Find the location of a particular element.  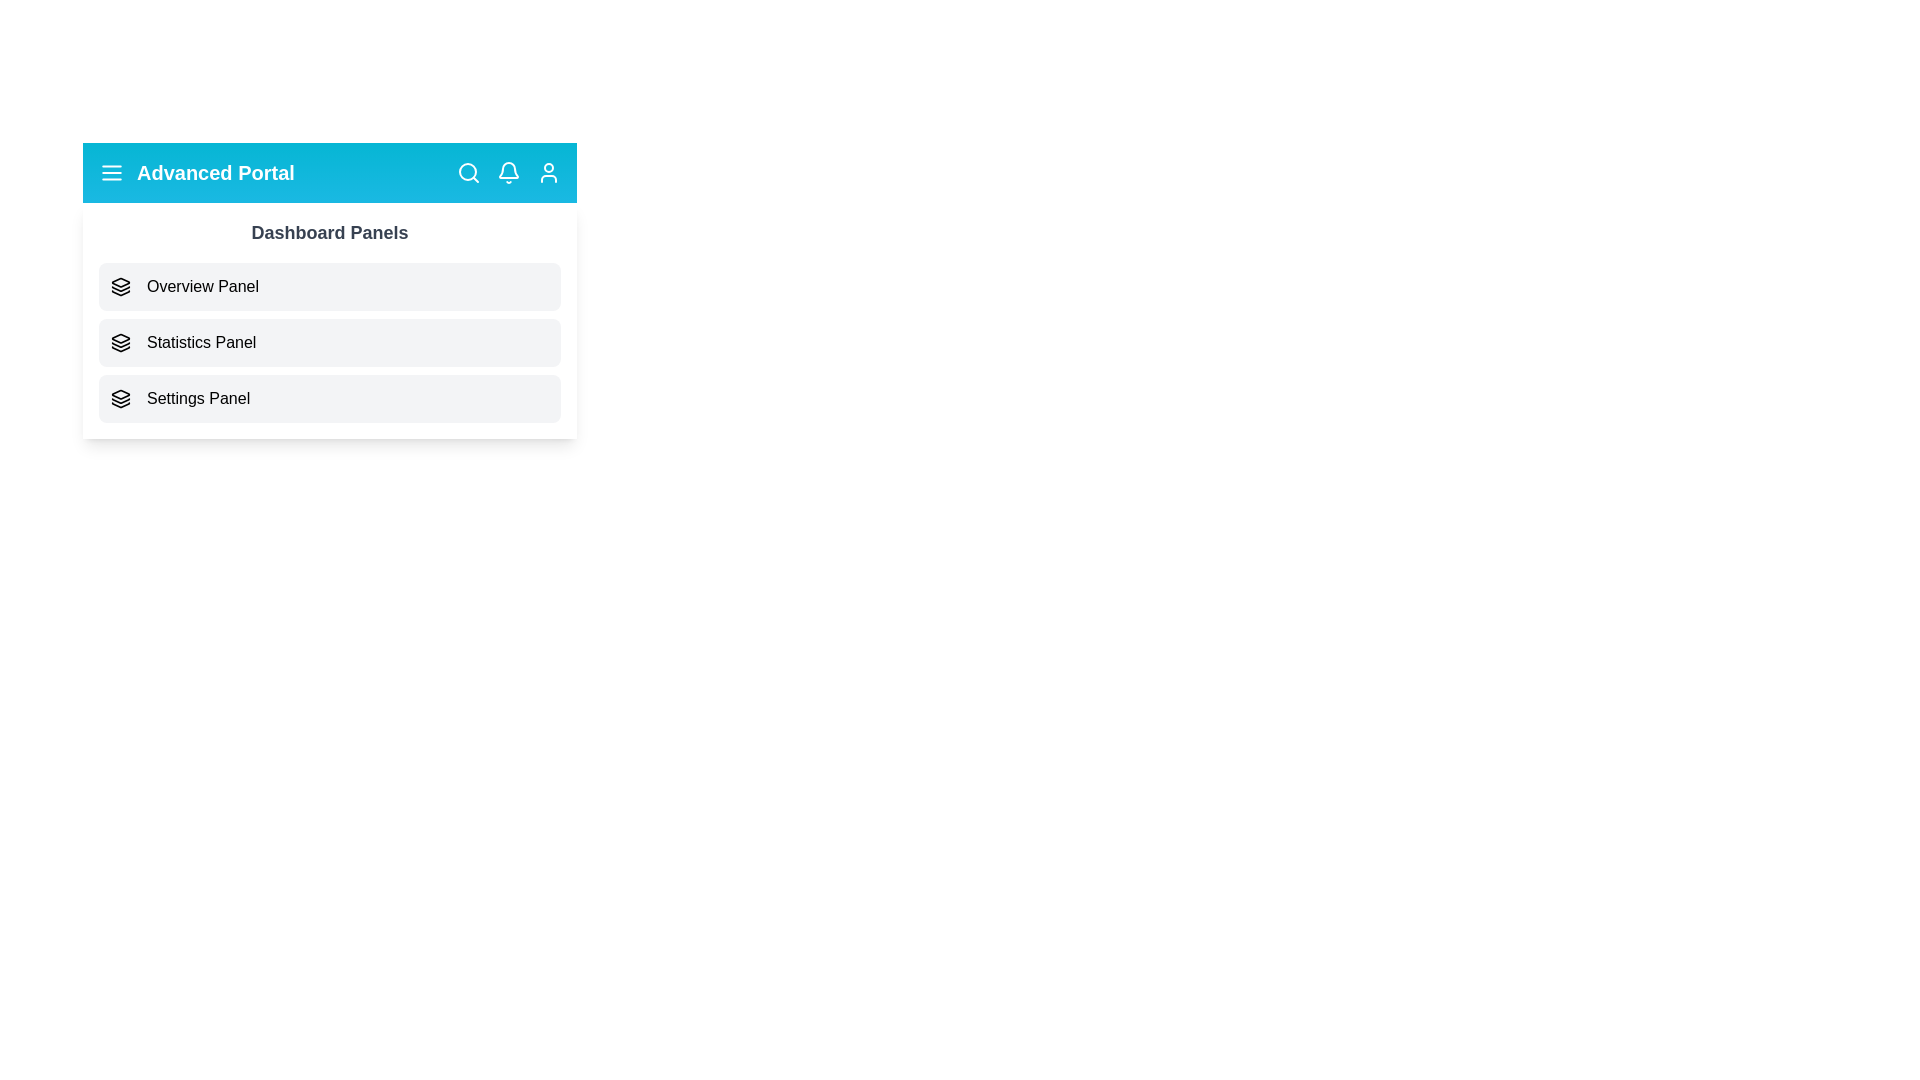

the Settings Panel panel to view its content is located at coordinates (330, 398).